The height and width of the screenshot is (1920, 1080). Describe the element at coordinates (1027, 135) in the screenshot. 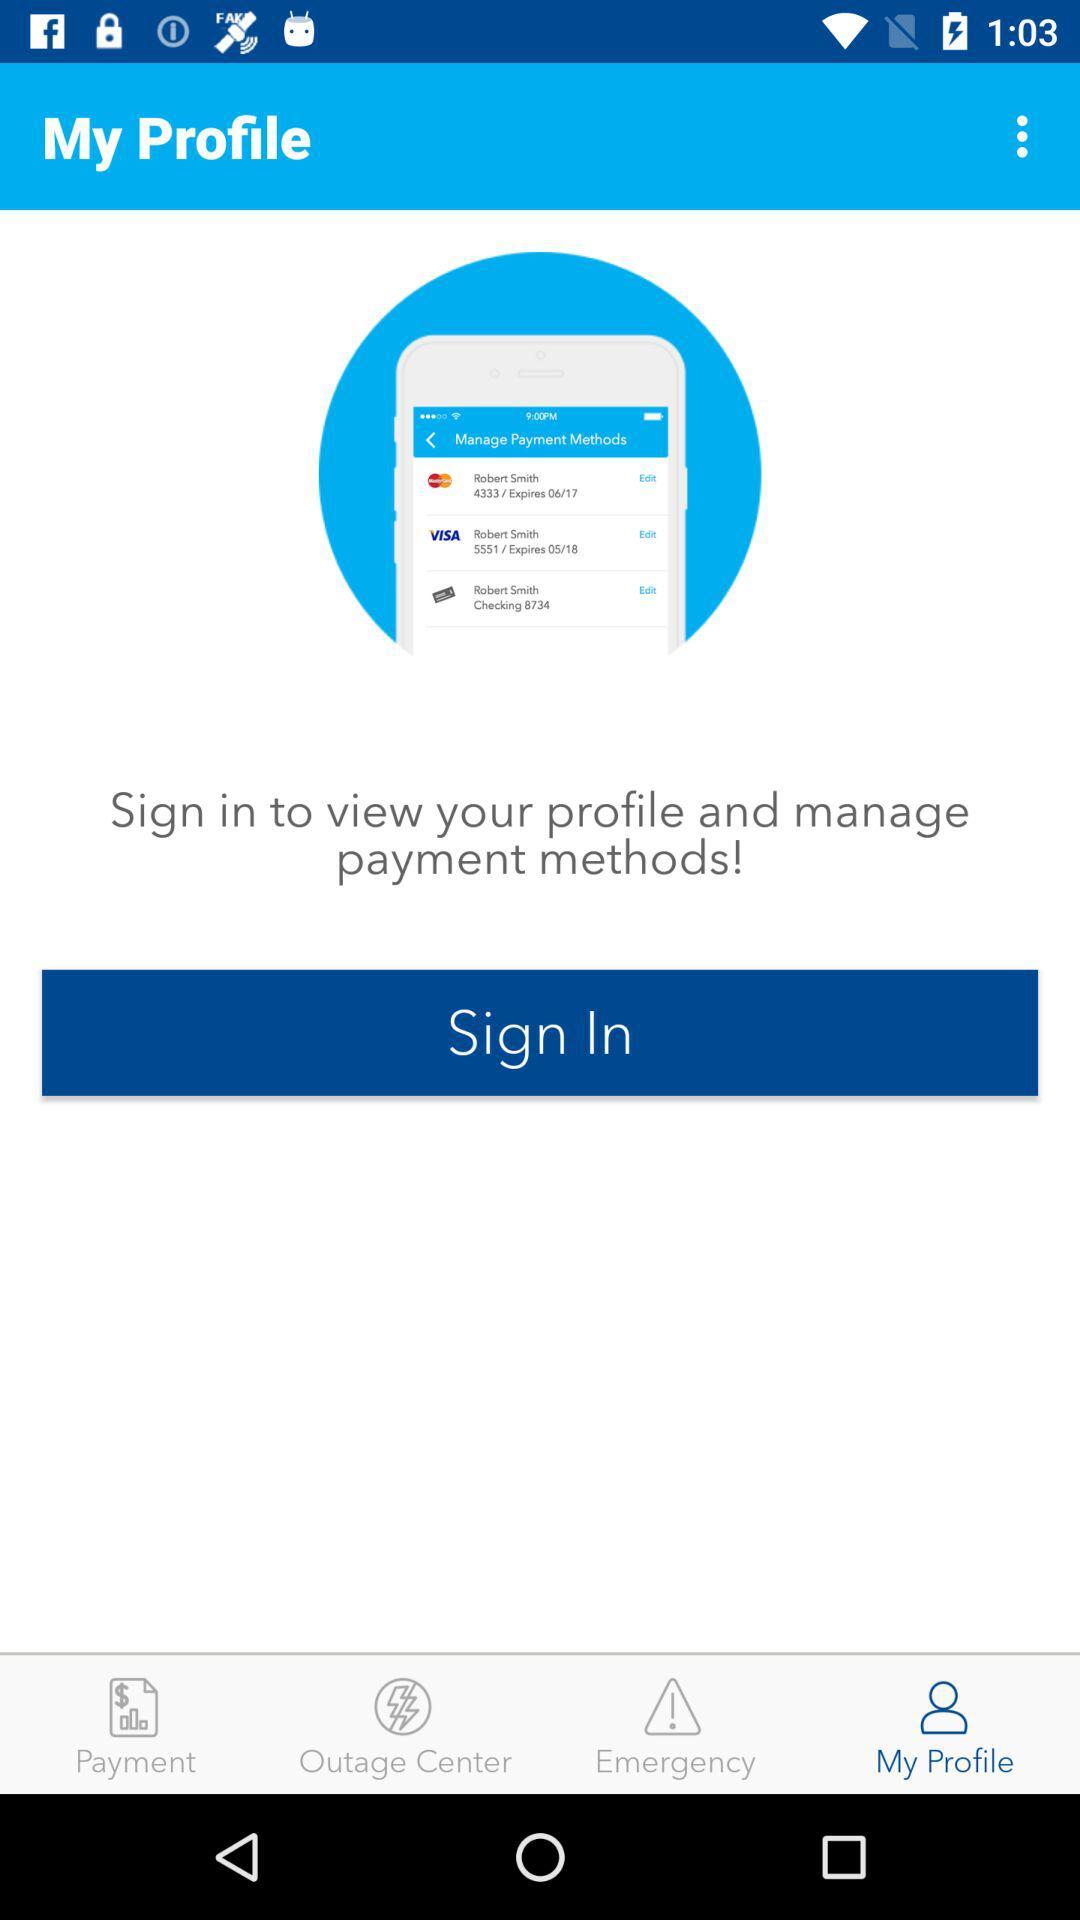

I see `icon at the top right corner` at that location.